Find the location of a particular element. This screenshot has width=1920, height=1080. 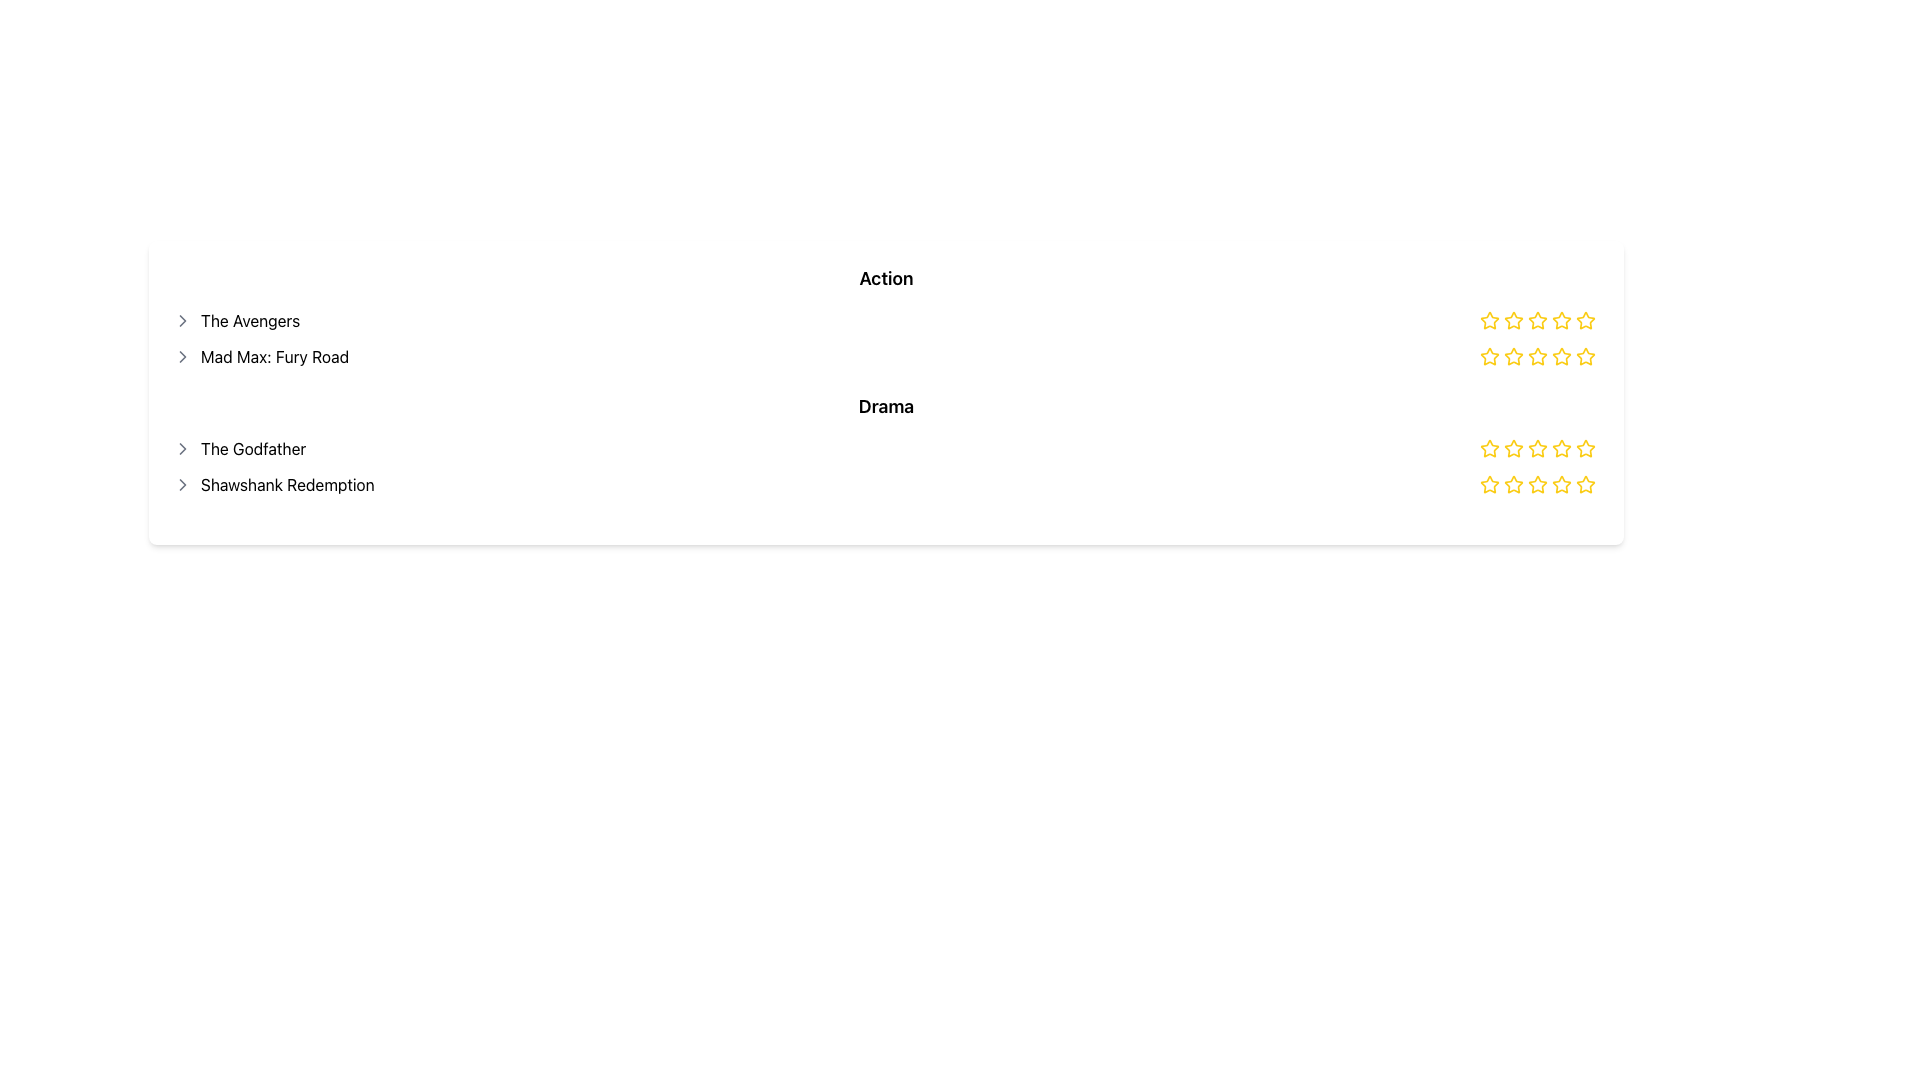

the first star icon in the 'Drama' section next to the title 'The Godfather' to allow for rating selection is located at coordinates (1489, 447).